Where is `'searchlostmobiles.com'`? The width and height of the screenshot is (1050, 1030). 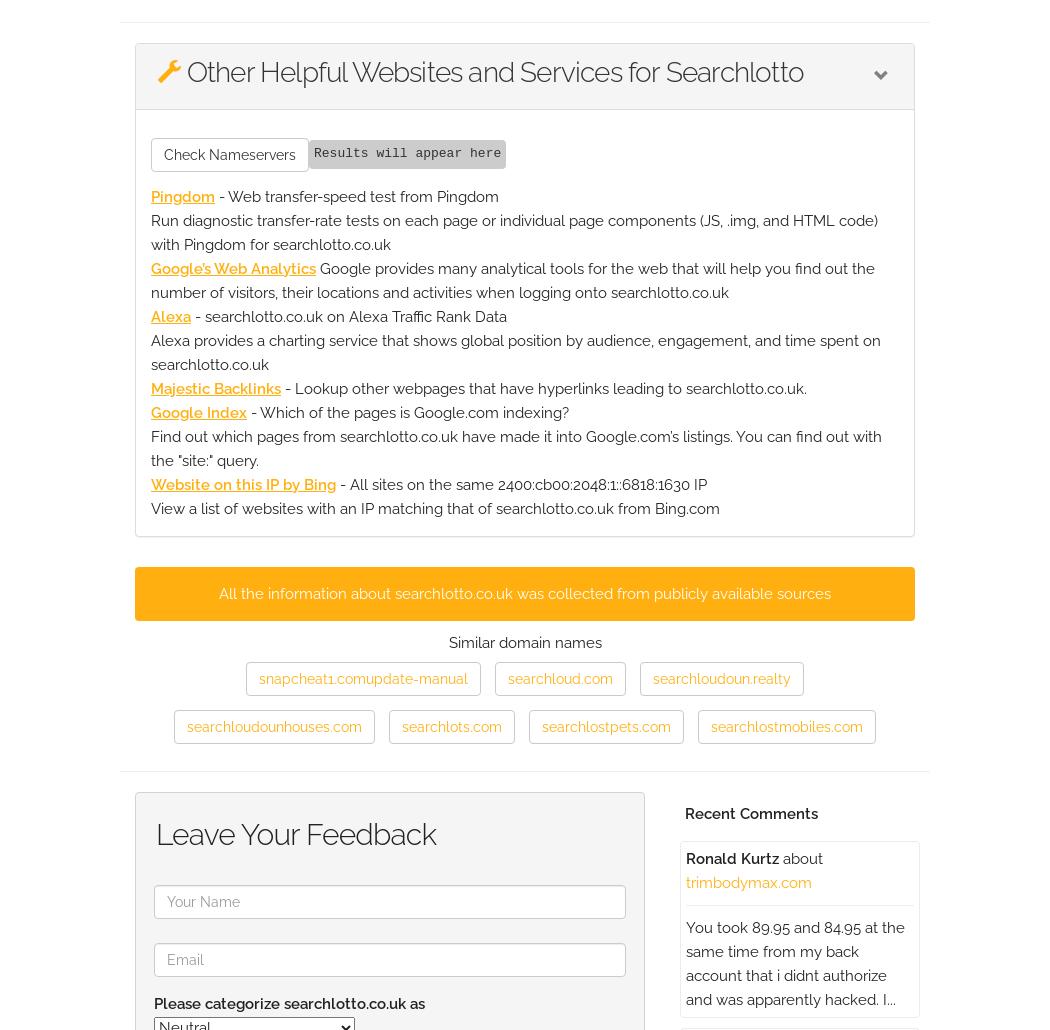 'searchlostmobiles.com' is located at coordinates (786, 726).